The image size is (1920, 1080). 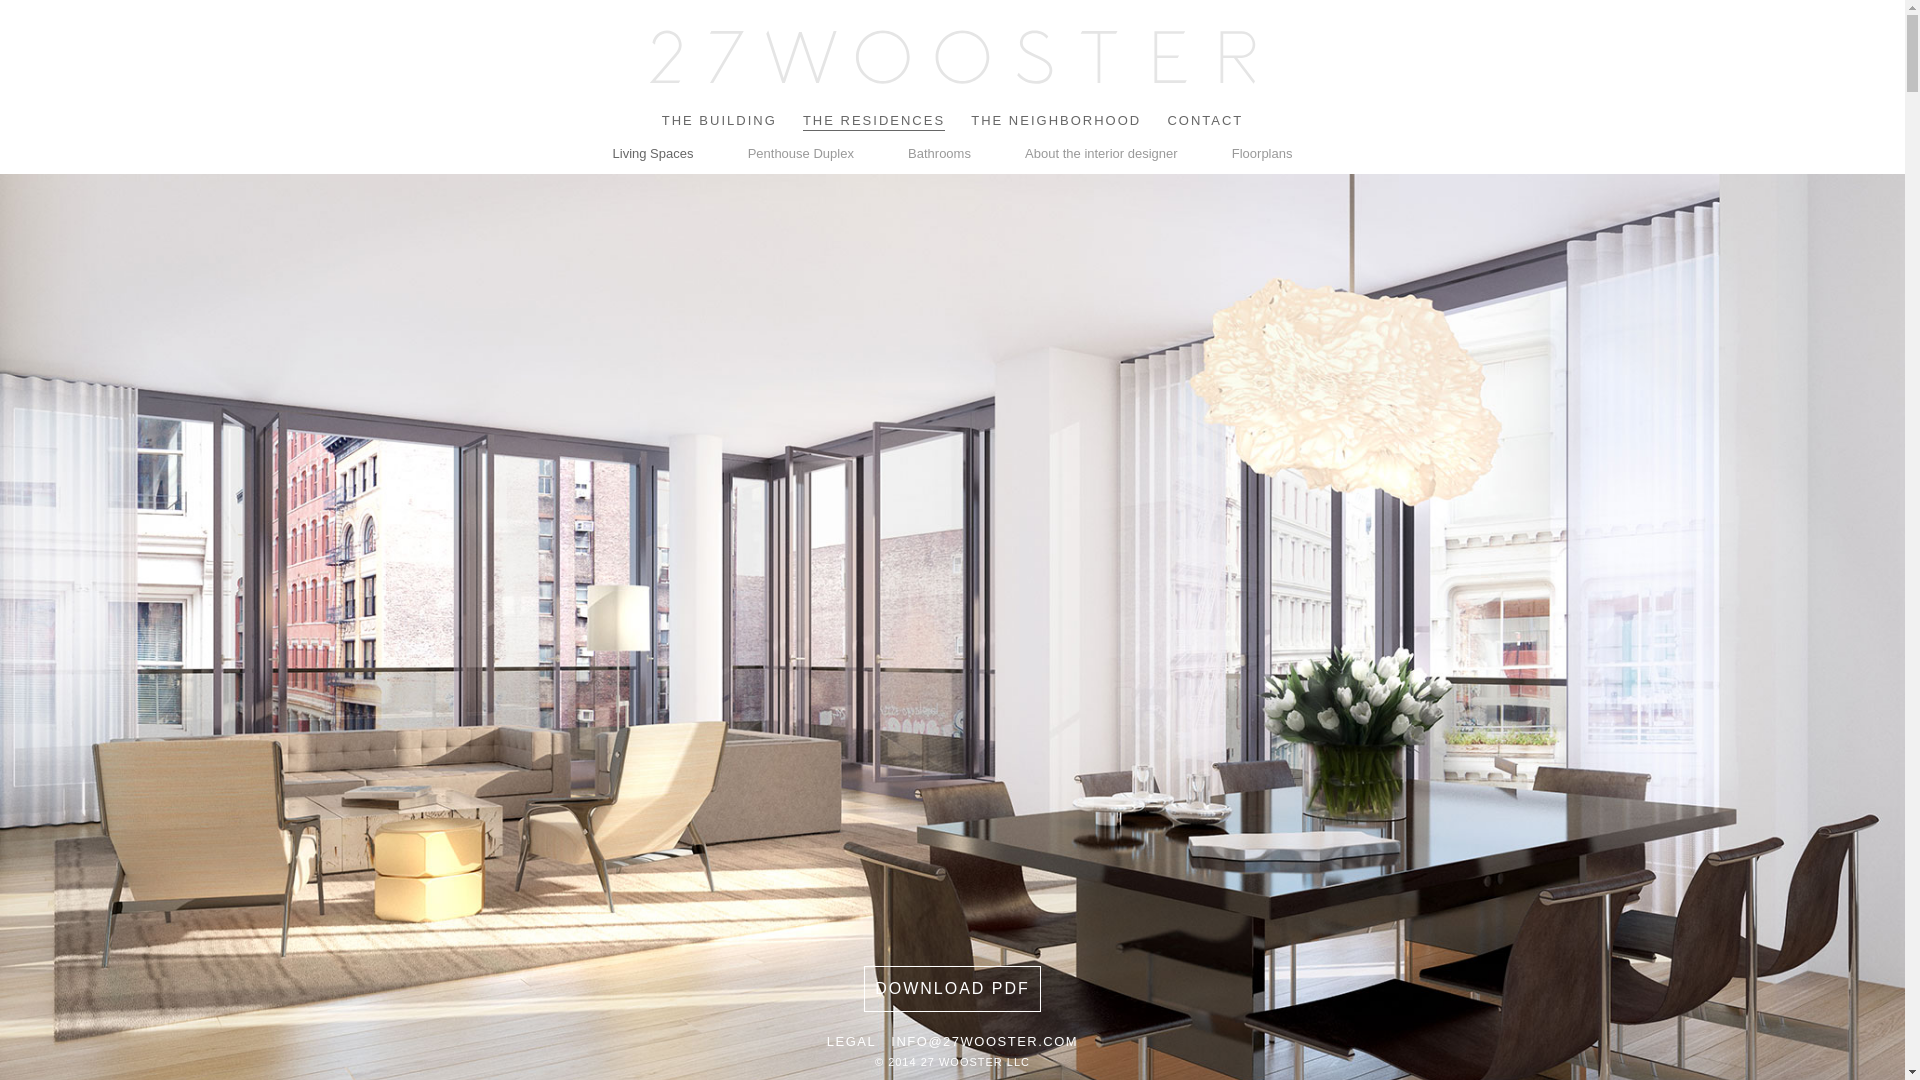 What do you see at coordinates (951, 987) in the screenshot?
I see `'DOWNLOAD PDF'` at bounding box center [951, 987].